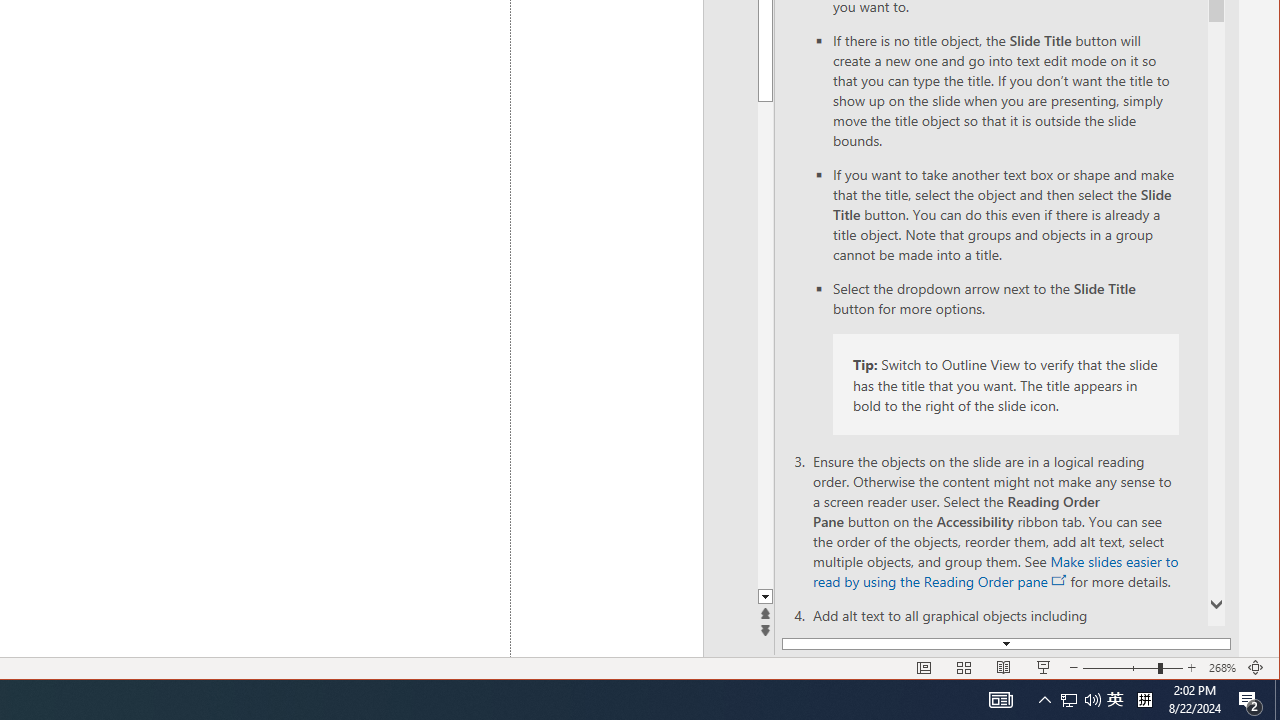 The height and width of the screenshot is (720, 1280). I want to click on 'Show desktop', so click(1276, 698).